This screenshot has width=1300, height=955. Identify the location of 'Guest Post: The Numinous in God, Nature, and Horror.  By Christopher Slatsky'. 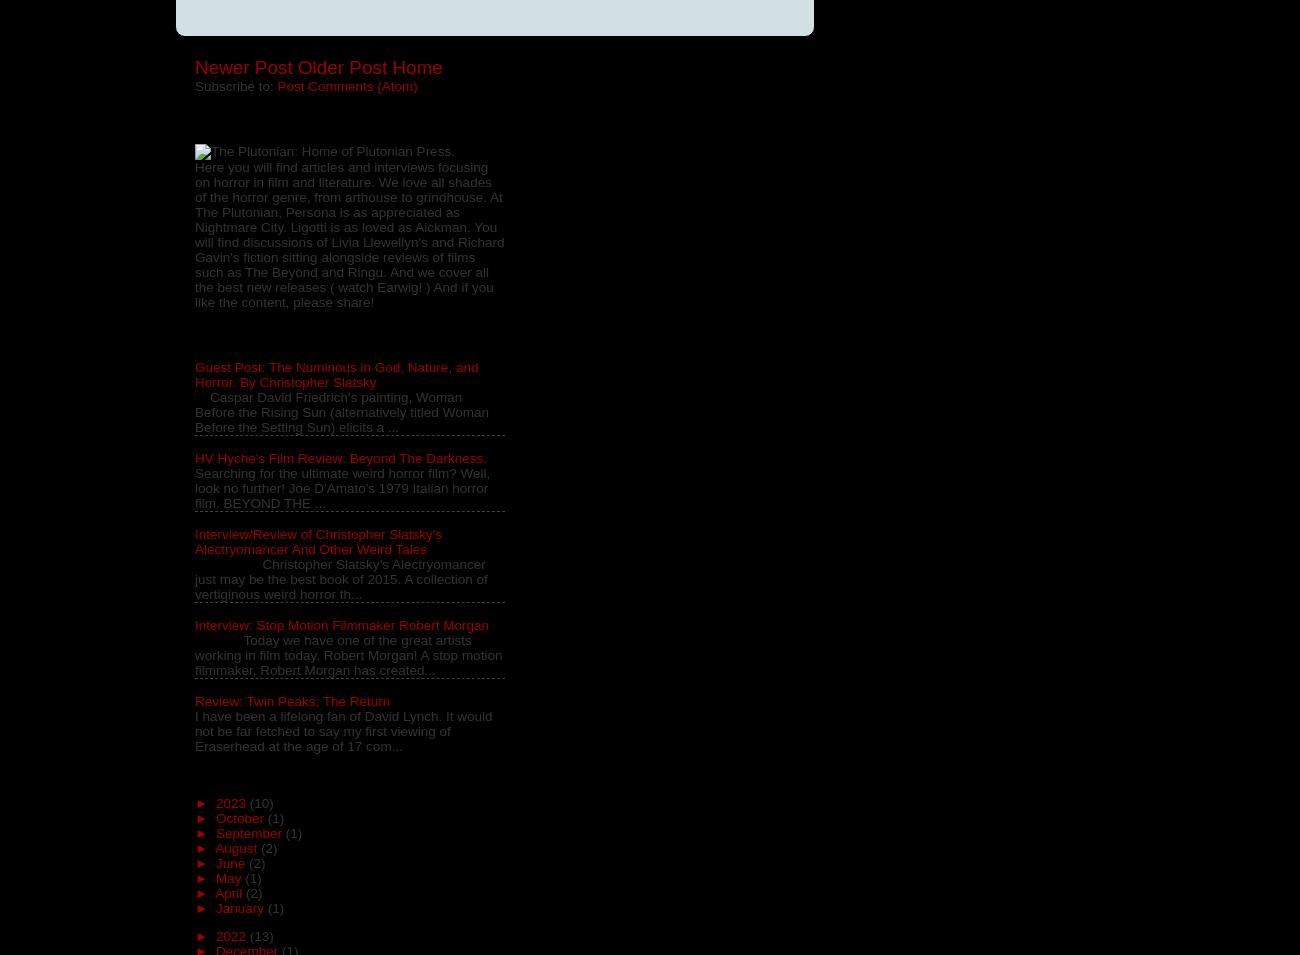
(195, 372).